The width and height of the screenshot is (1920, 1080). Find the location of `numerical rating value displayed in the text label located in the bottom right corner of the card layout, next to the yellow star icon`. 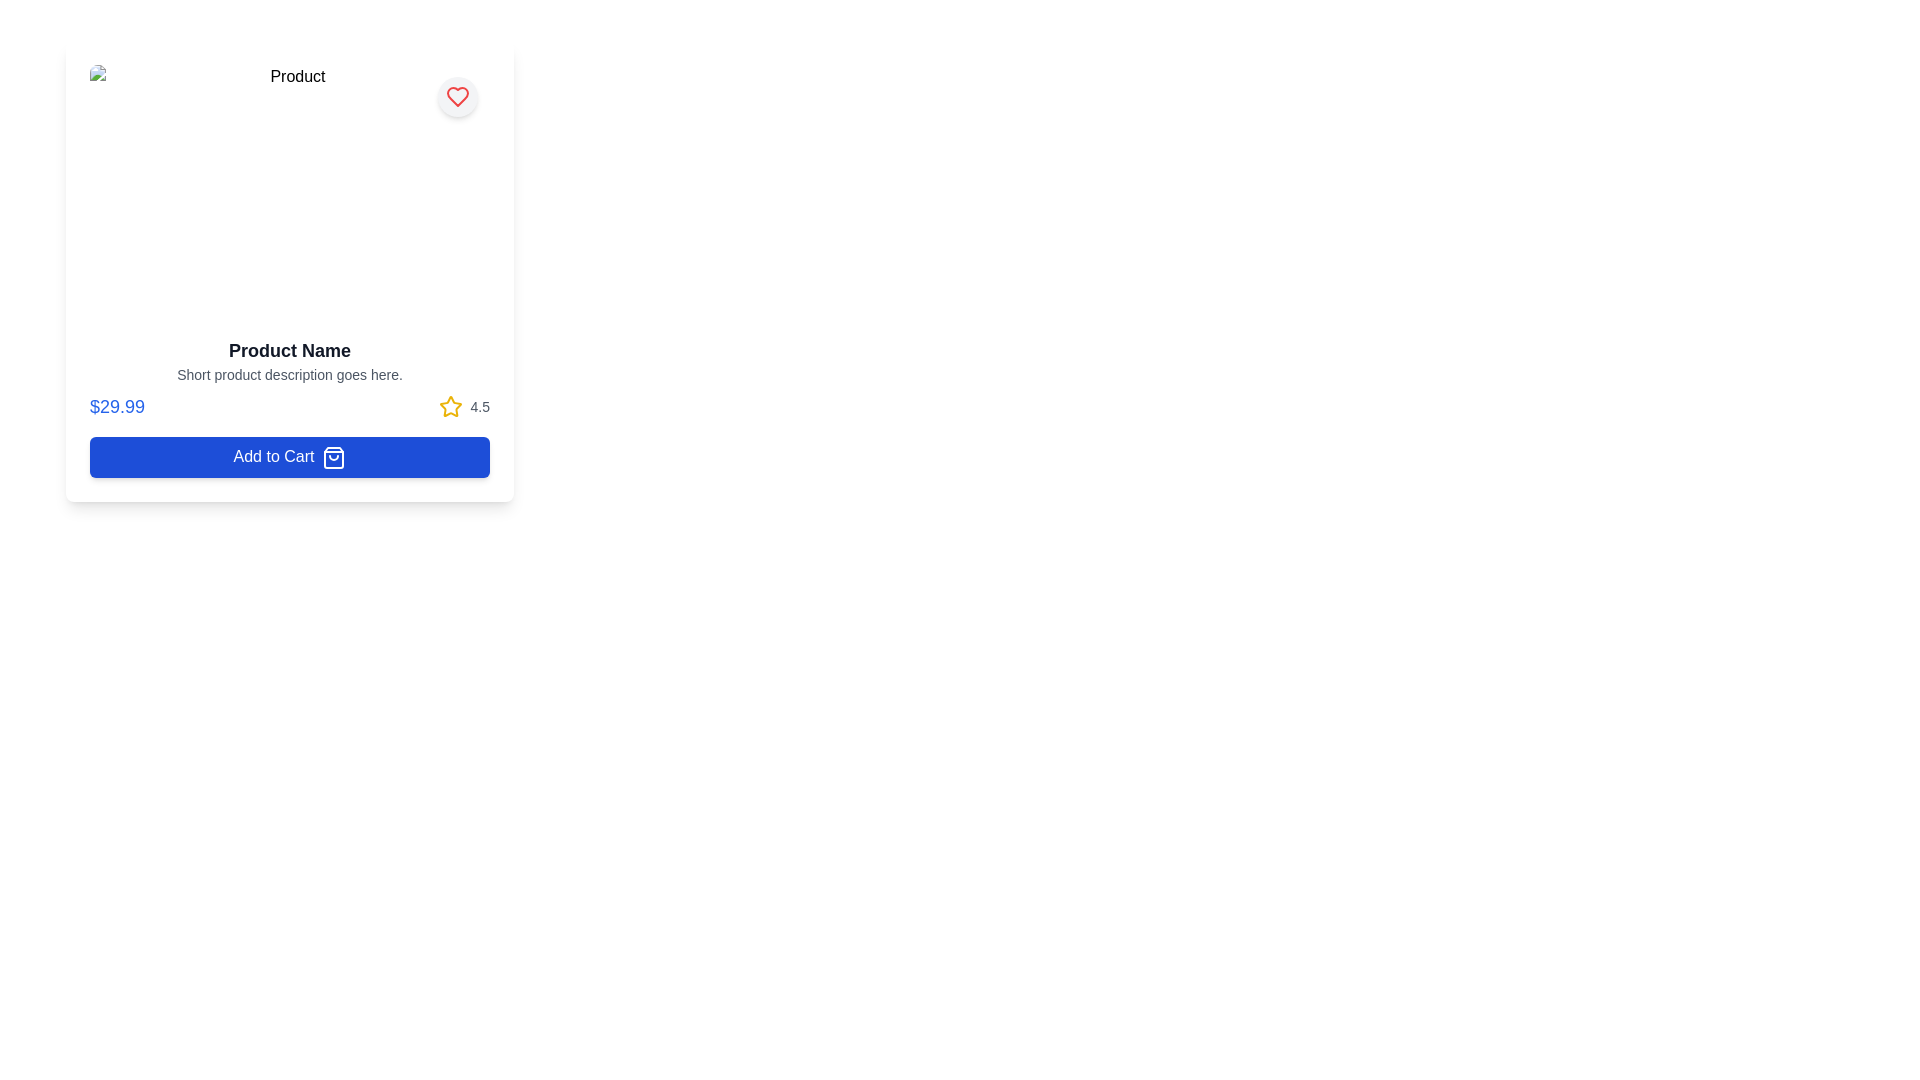

numerical rating value displayed in the text label located in the bottom right corner of the card layout, next to the yellow star icon is located at coordinates (480, 406).